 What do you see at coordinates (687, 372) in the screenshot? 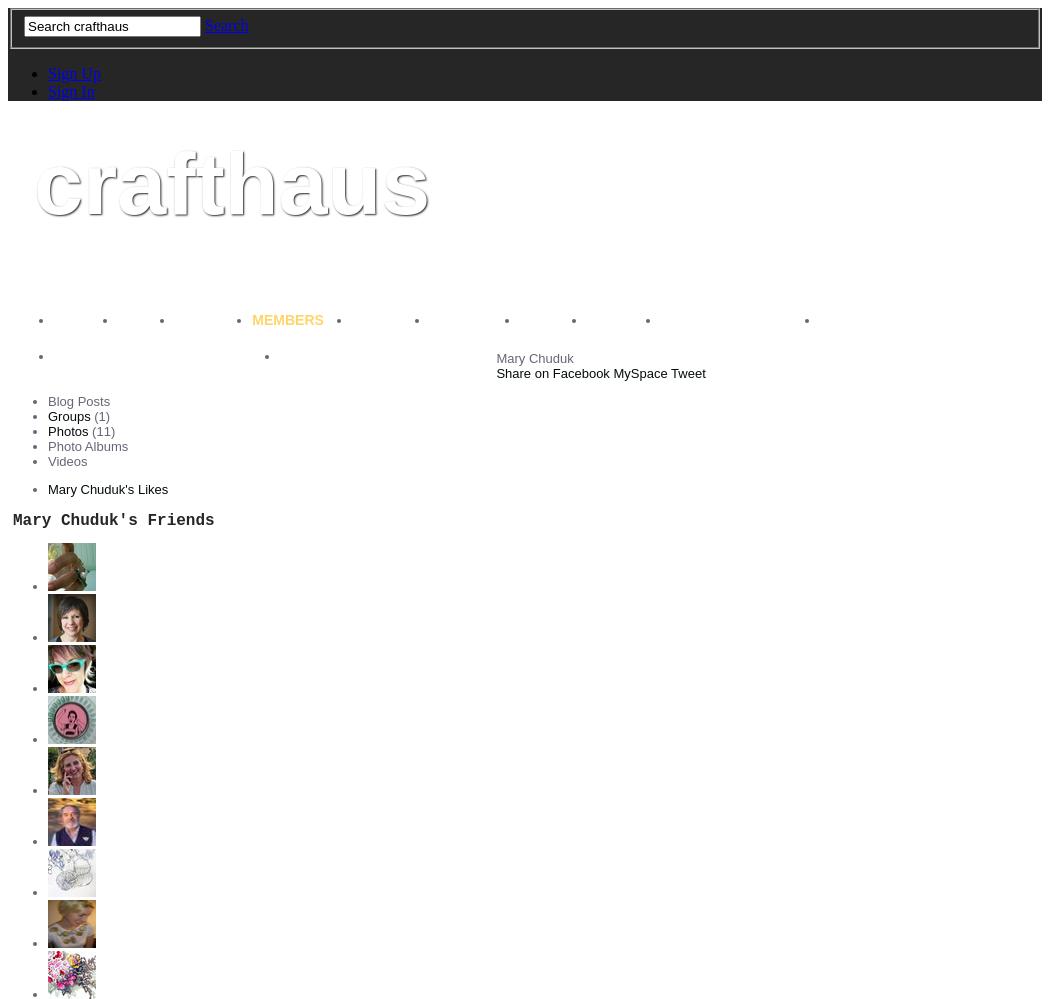
I see `'Tweet'` at bounding box center [687, 372].